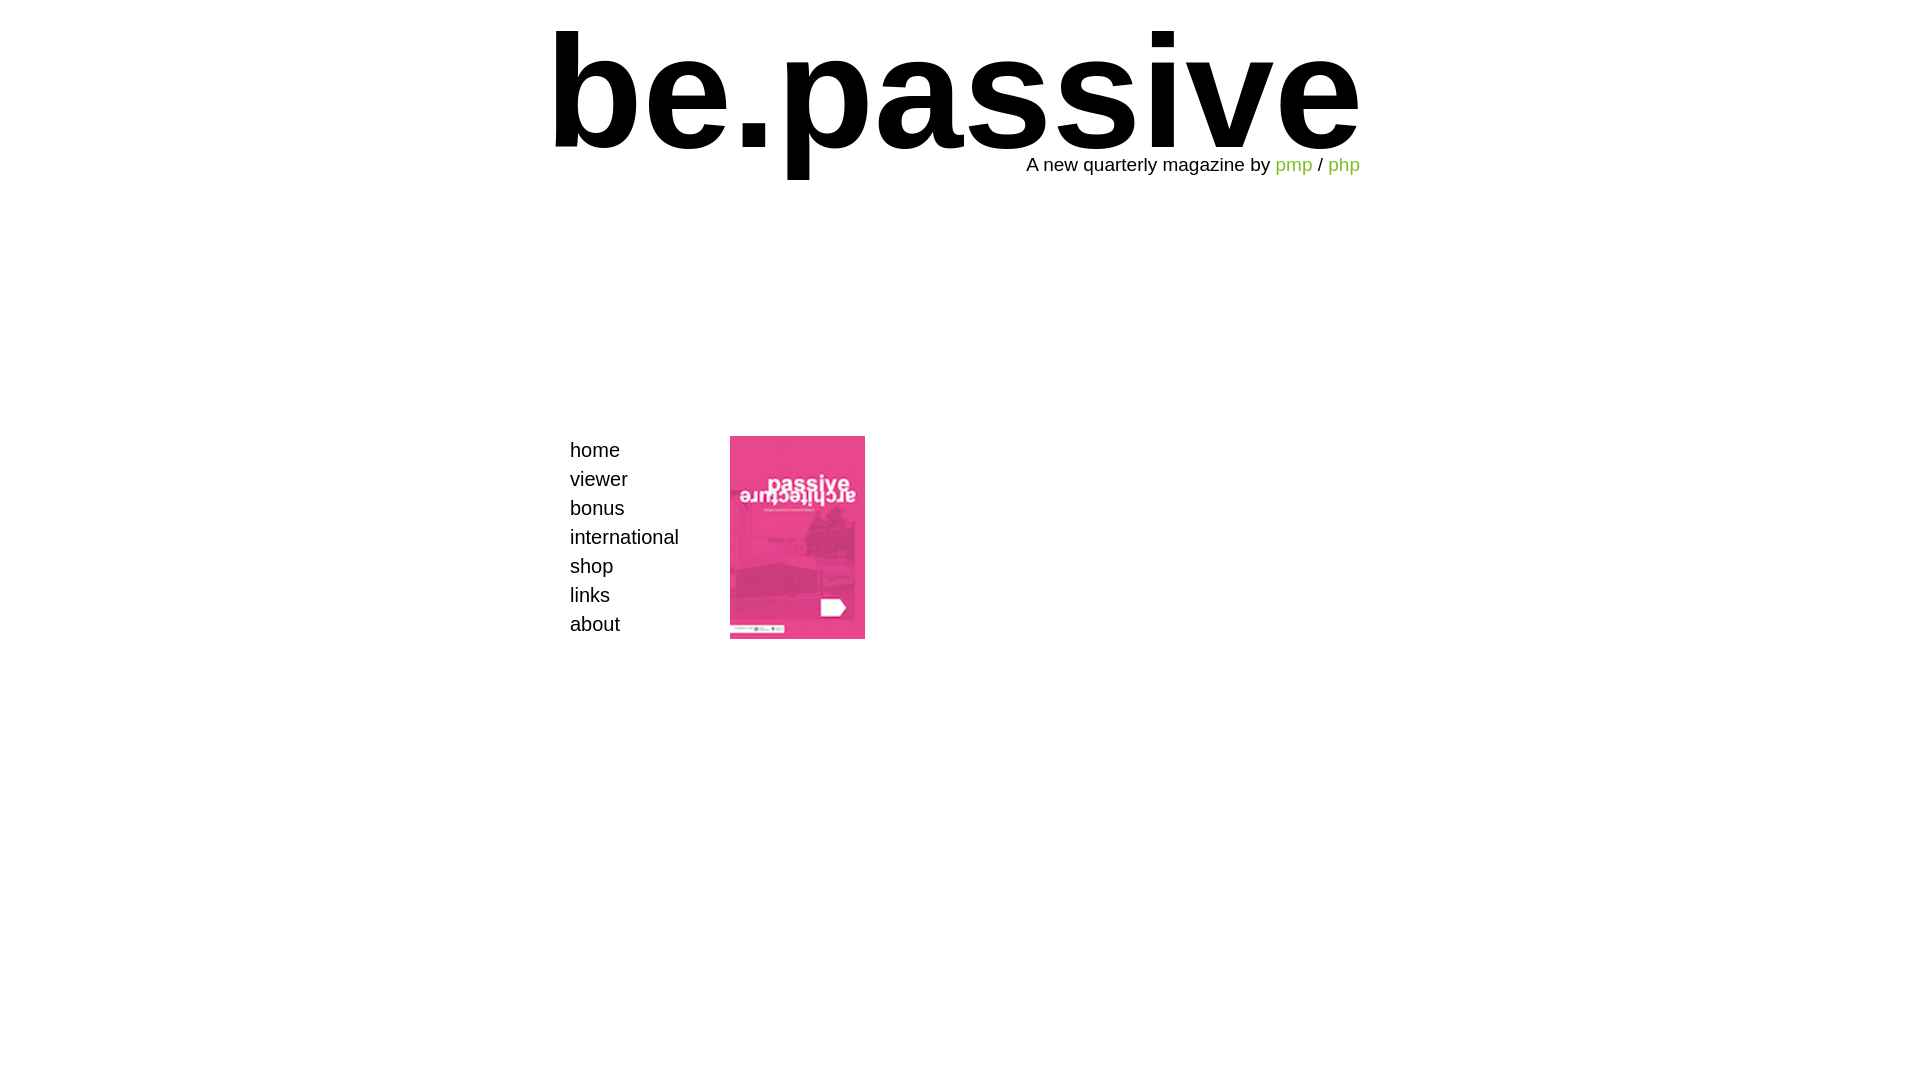 The height and width of the screenshot is (1080, 1920). I want to click on 'links', so click(618, 594).